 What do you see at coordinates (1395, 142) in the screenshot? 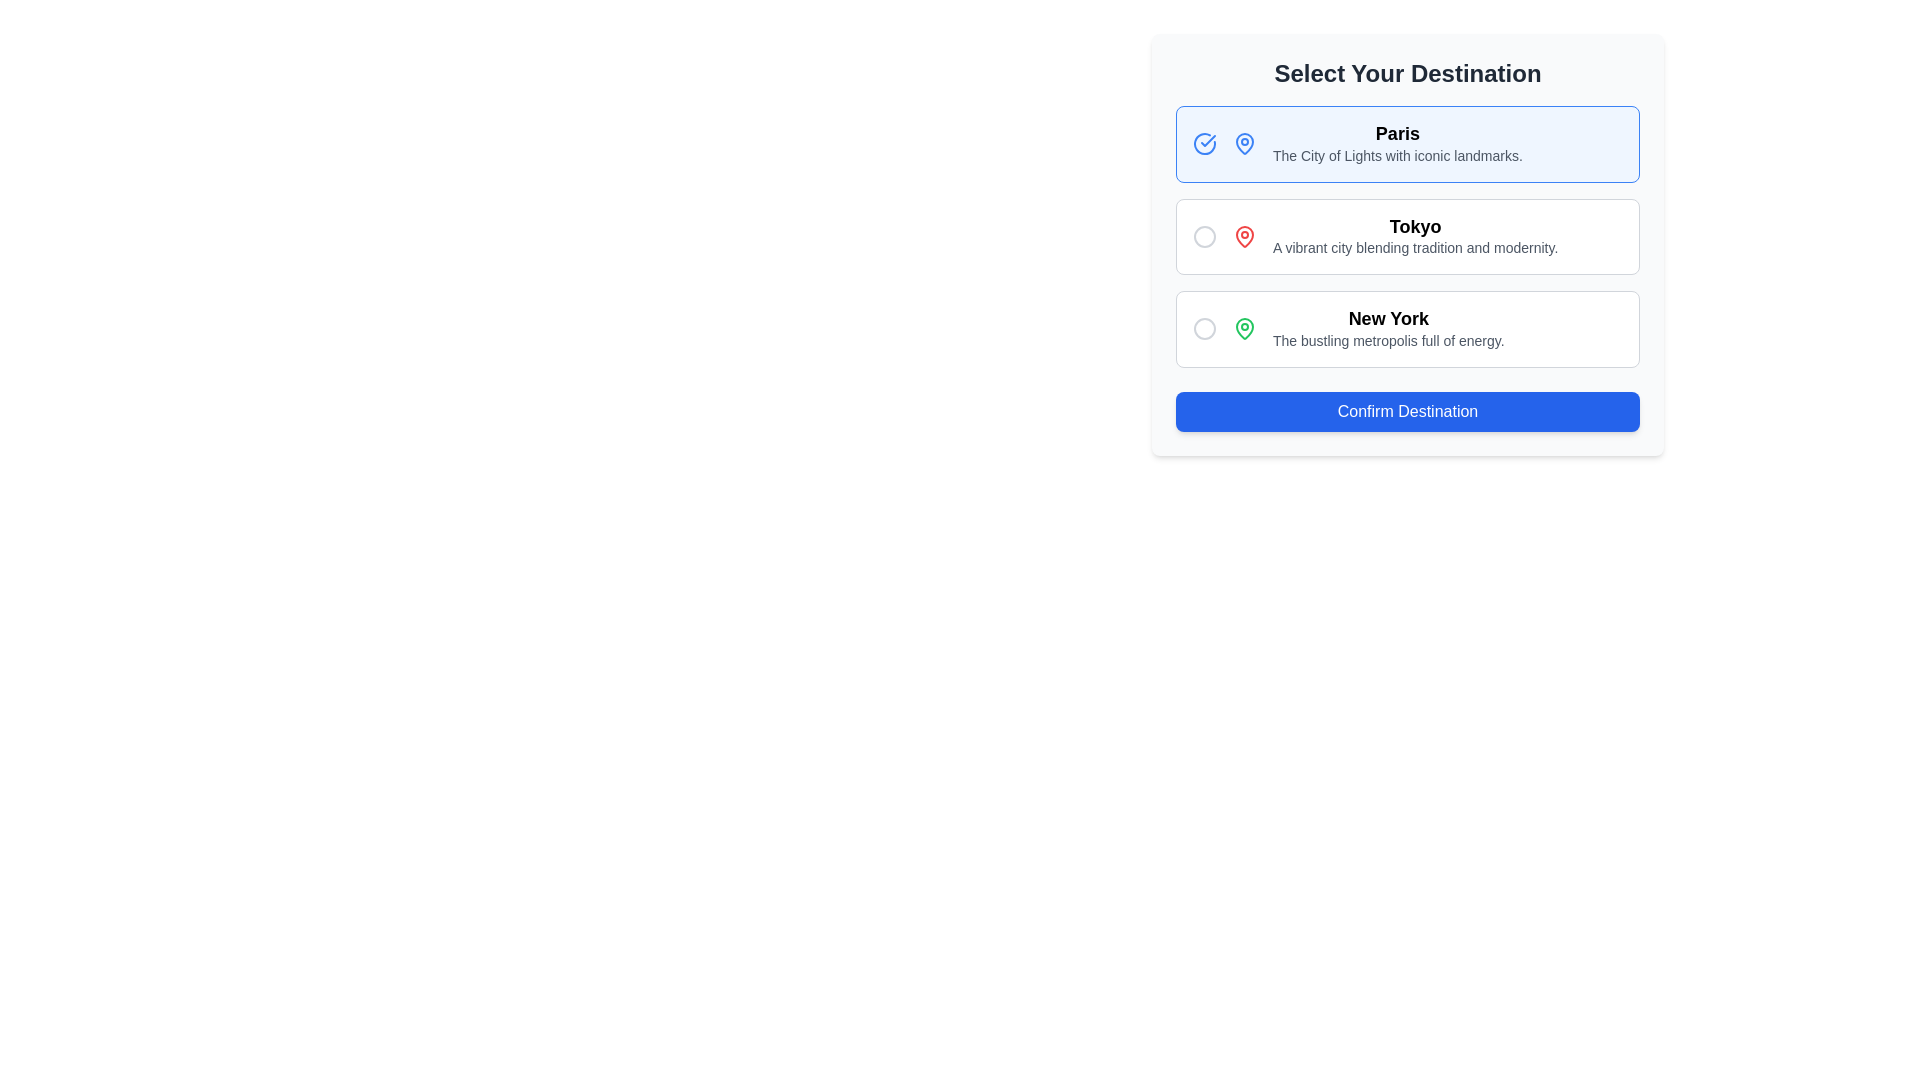
I see `the 'Paris' destination label, which is the first item in a list of travel options within a blue-bordered card` at bounding box center [1395, 142].